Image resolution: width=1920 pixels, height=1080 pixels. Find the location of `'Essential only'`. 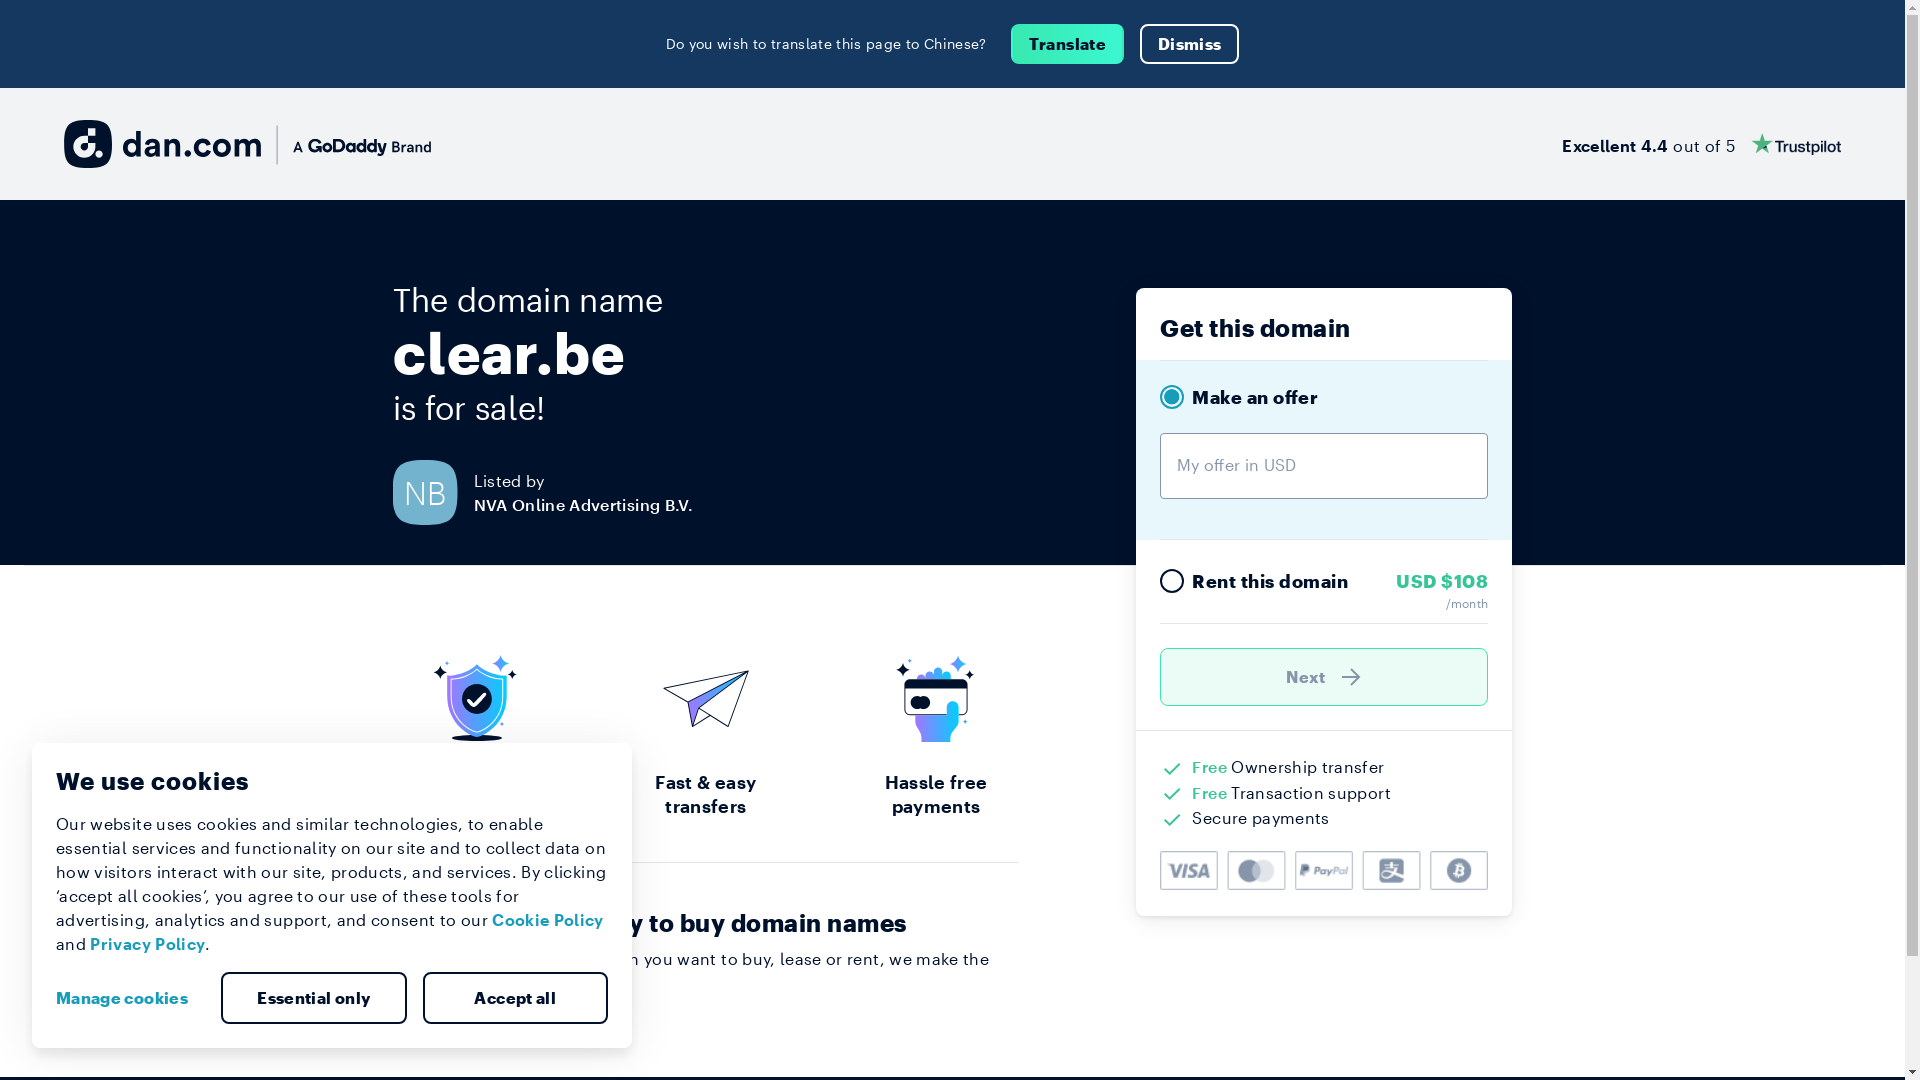

'Essential only' is located at coordinates (220, 998).